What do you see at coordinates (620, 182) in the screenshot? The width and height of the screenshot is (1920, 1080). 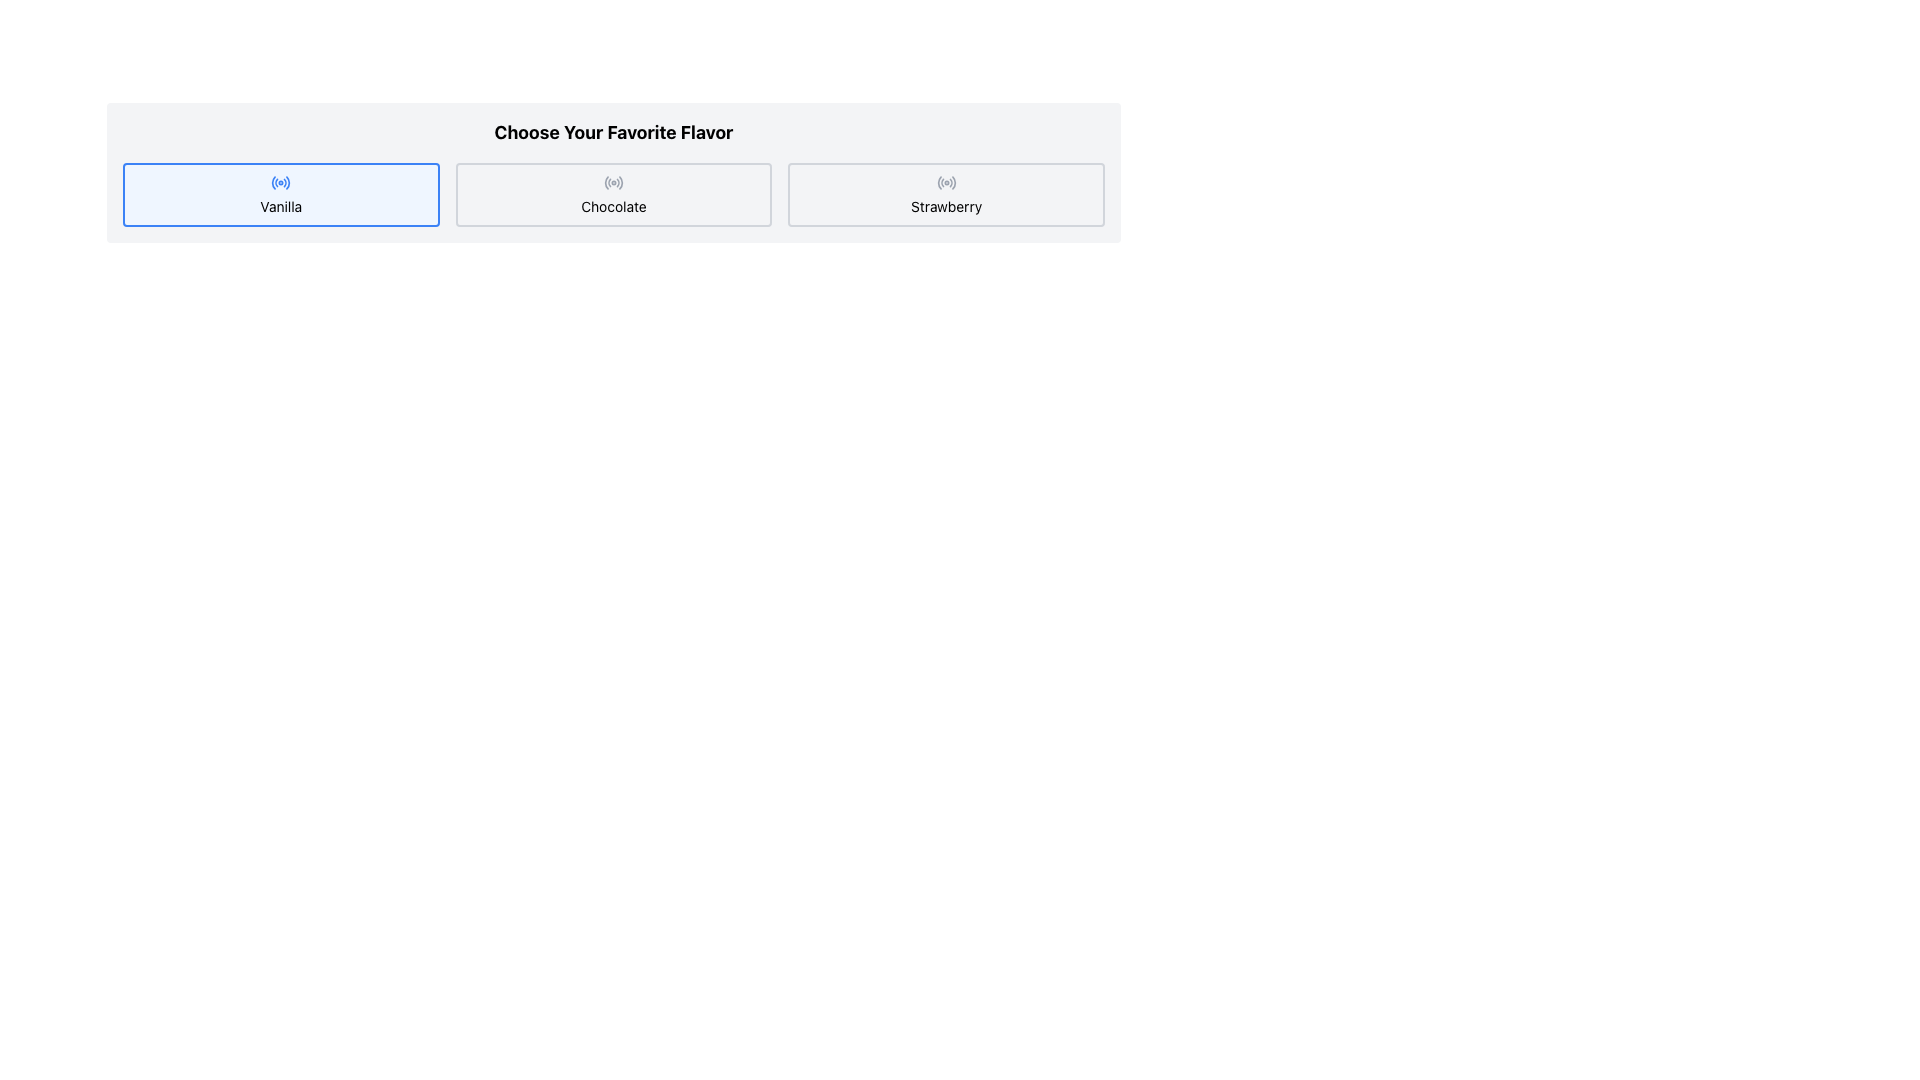 I see `the outermost arc of the radio button icon representing the 'Chocolate' flavor option in the SVG graphic` at bounding box center [620, 182].